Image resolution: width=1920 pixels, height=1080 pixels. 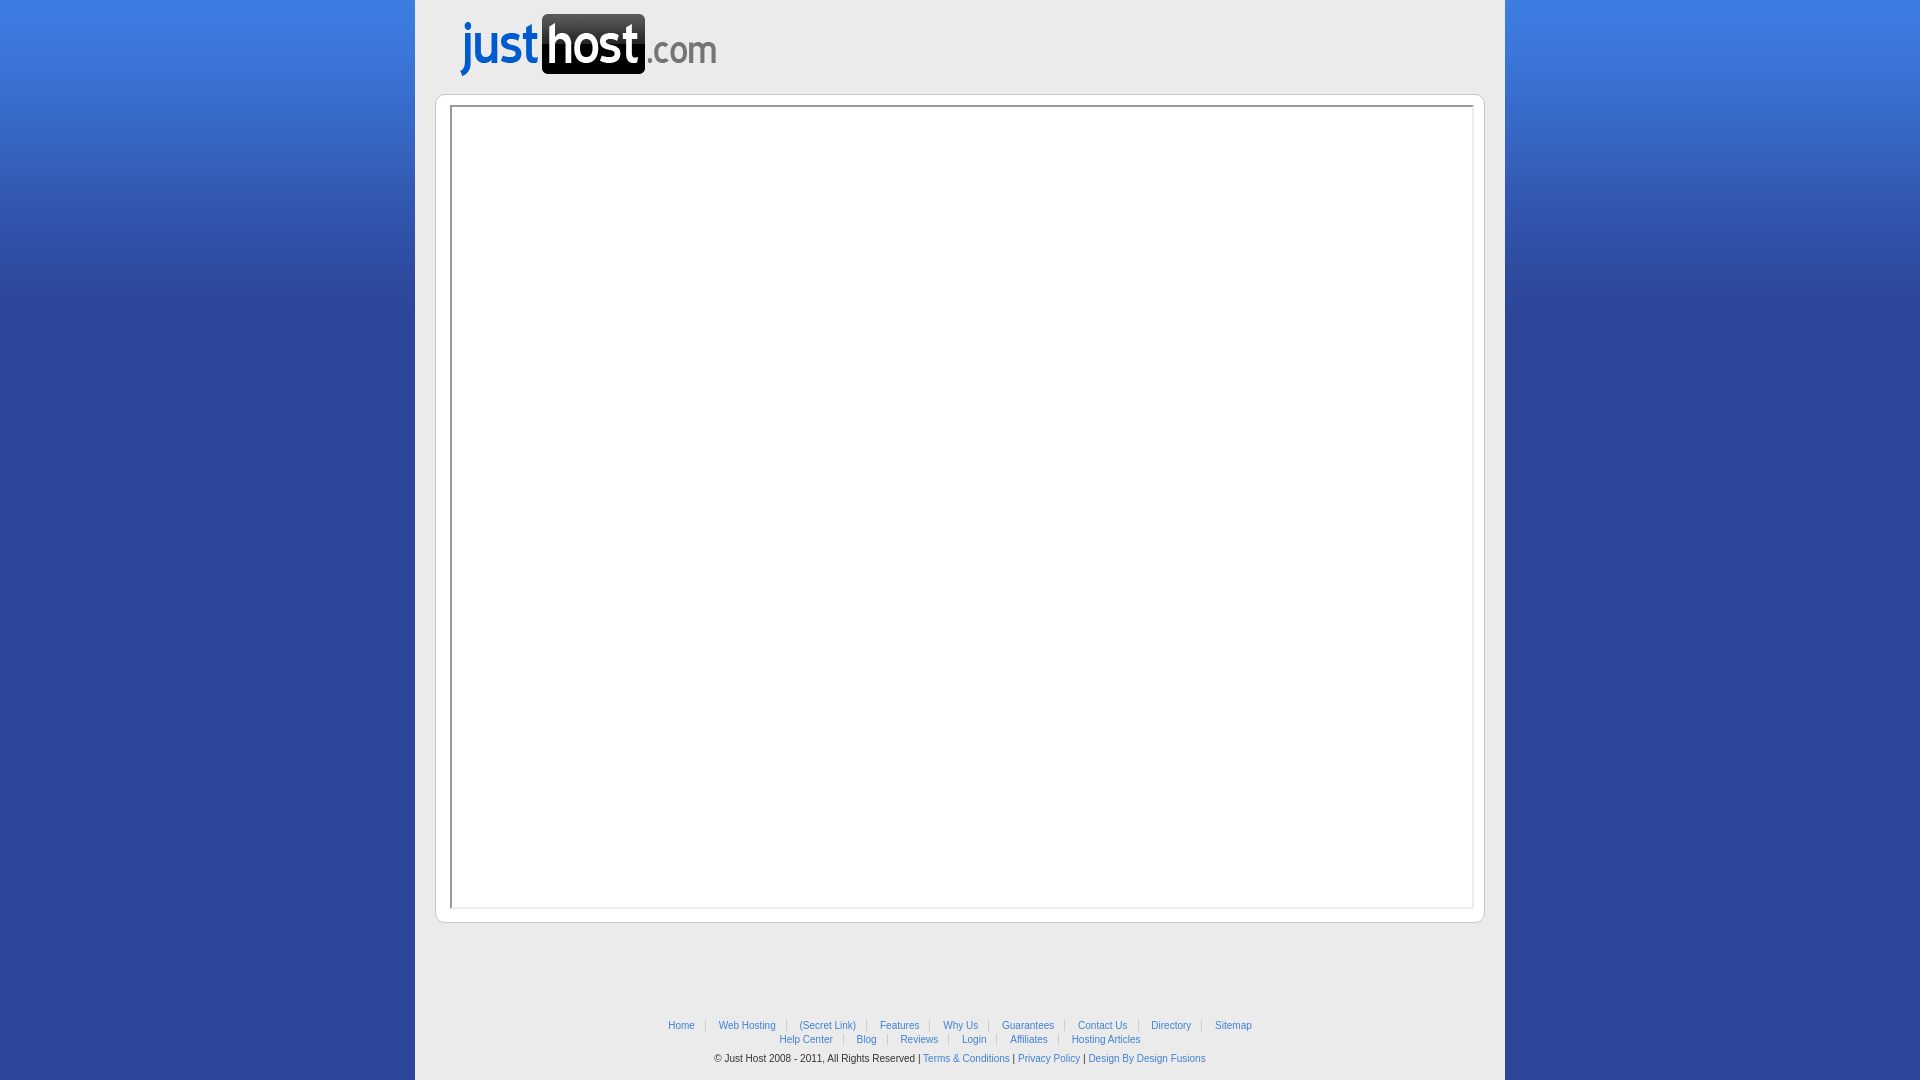 I want to click on 'Hosting Articles', so click(x=1070, y=1038).